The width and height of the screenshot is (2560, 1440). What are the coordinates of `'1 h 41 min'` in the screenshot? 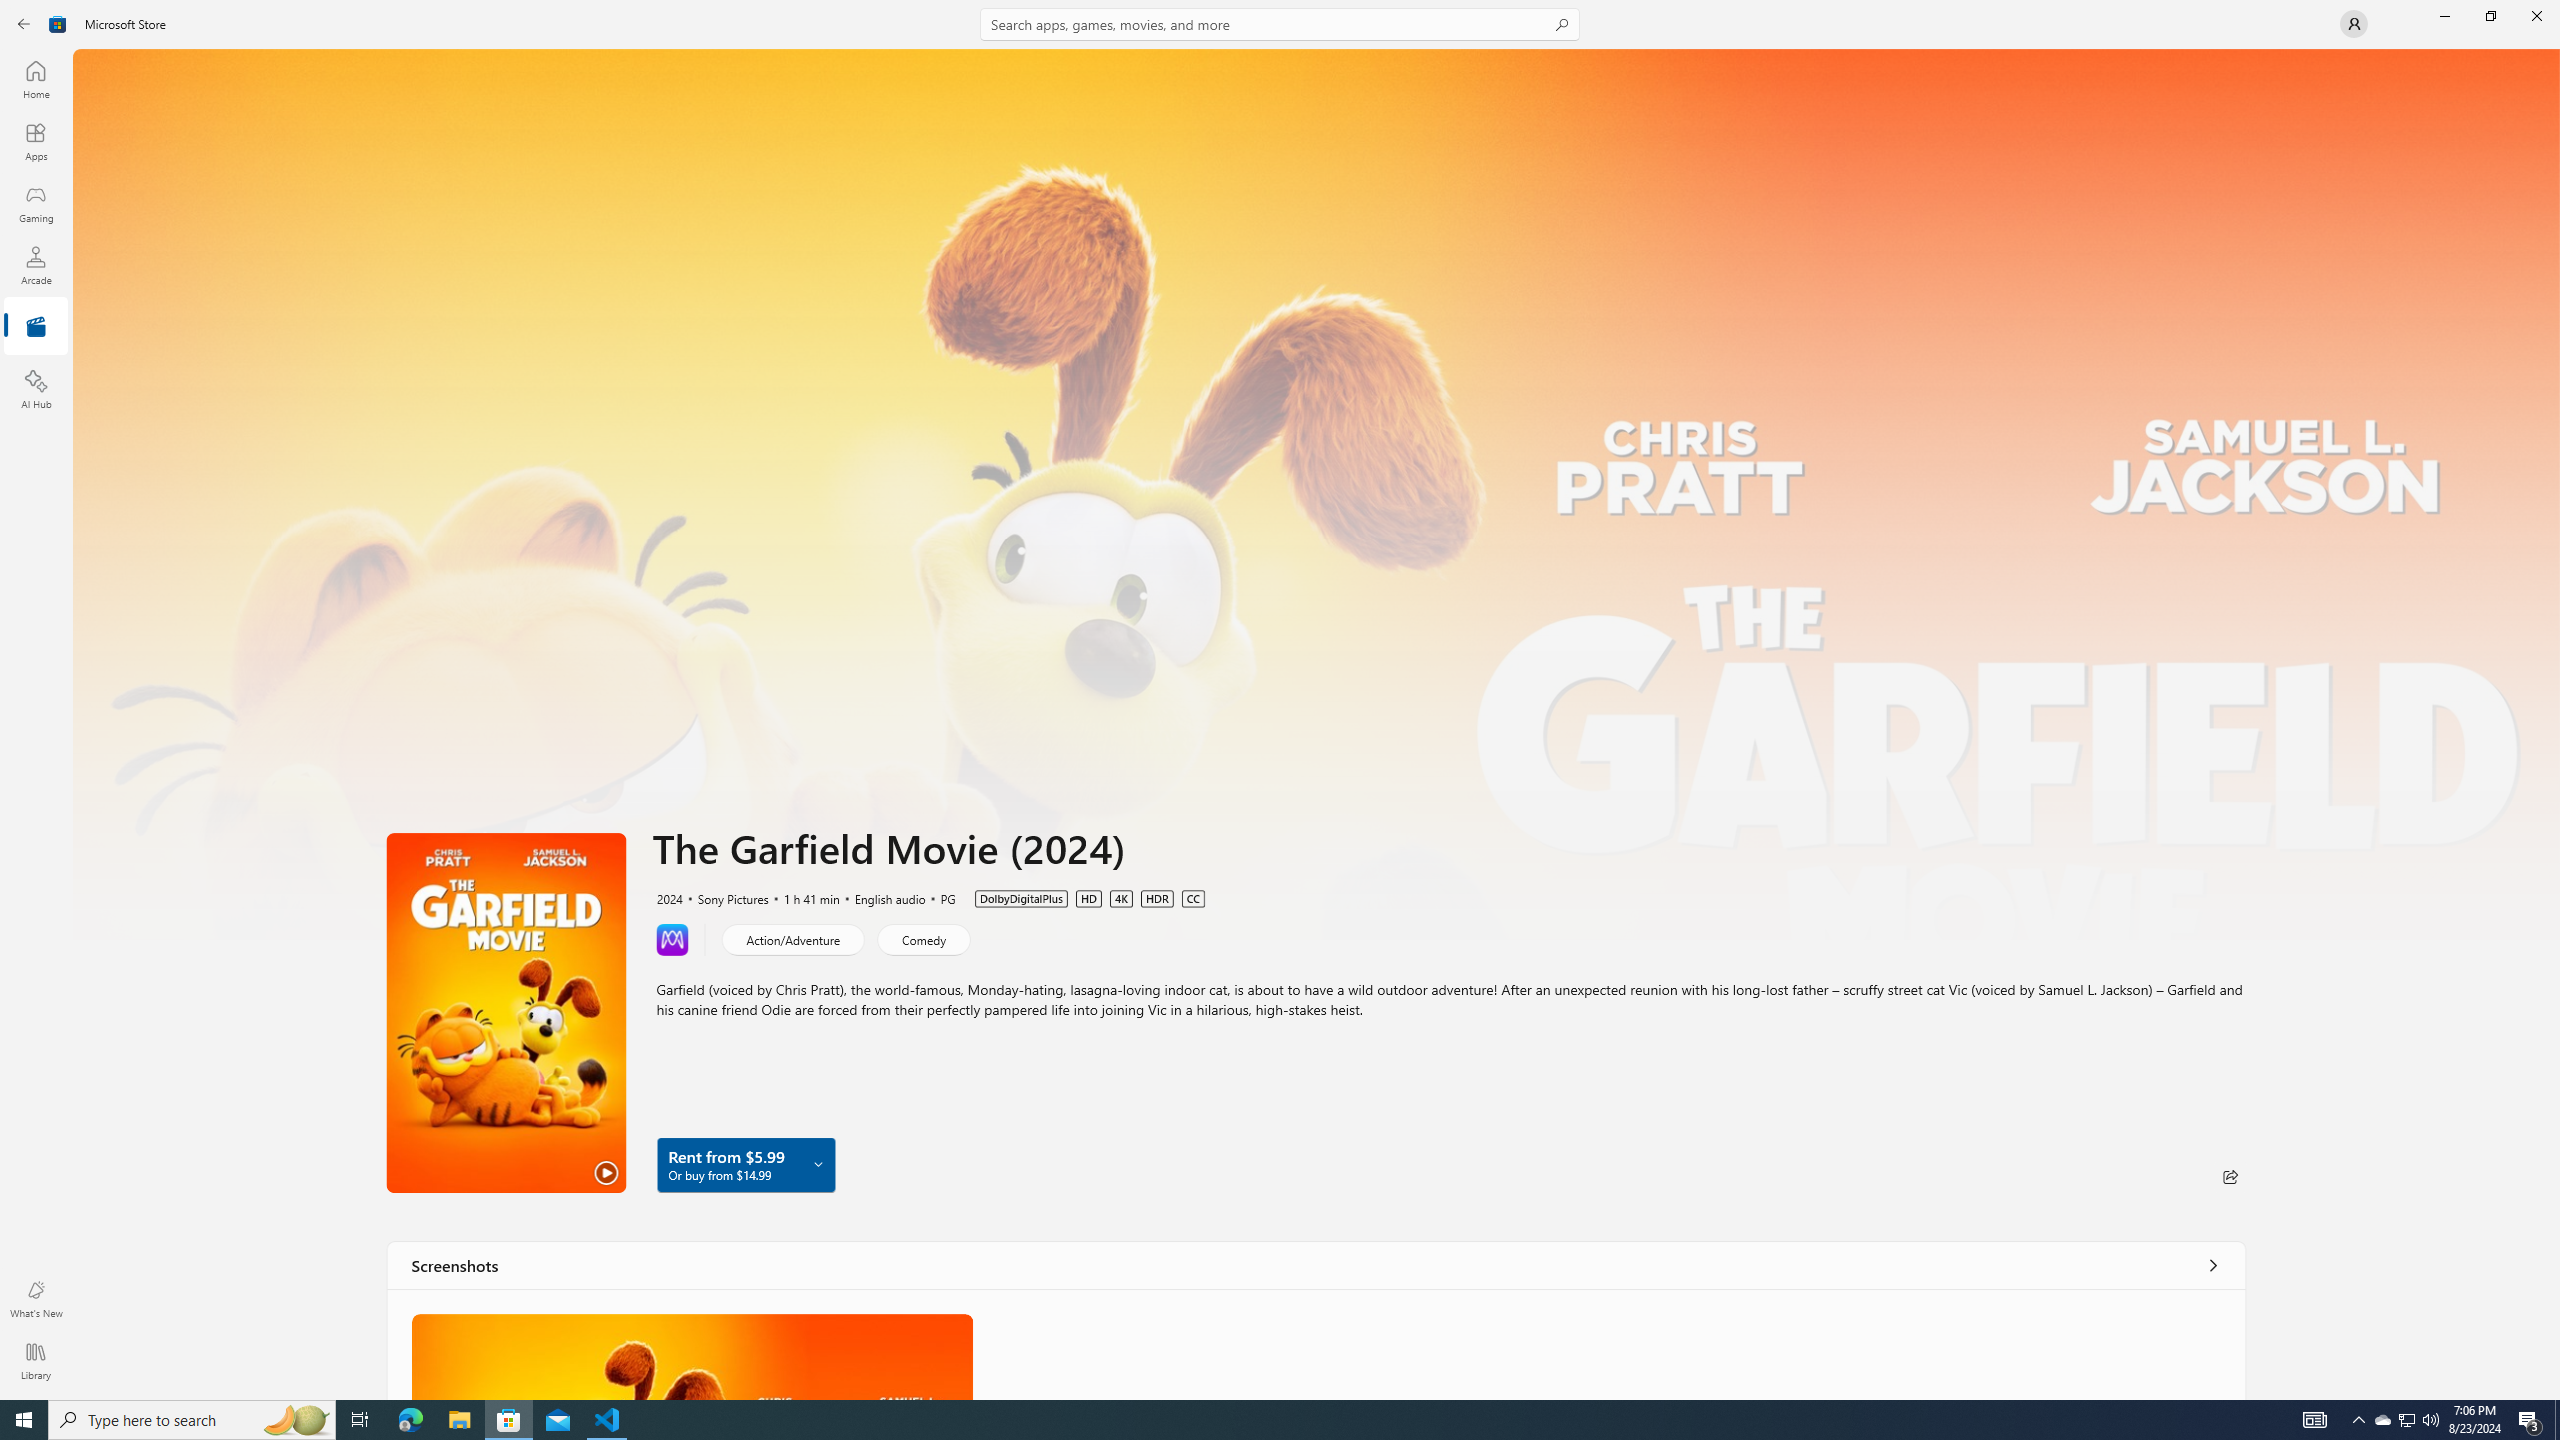 It's located at (803, 897).